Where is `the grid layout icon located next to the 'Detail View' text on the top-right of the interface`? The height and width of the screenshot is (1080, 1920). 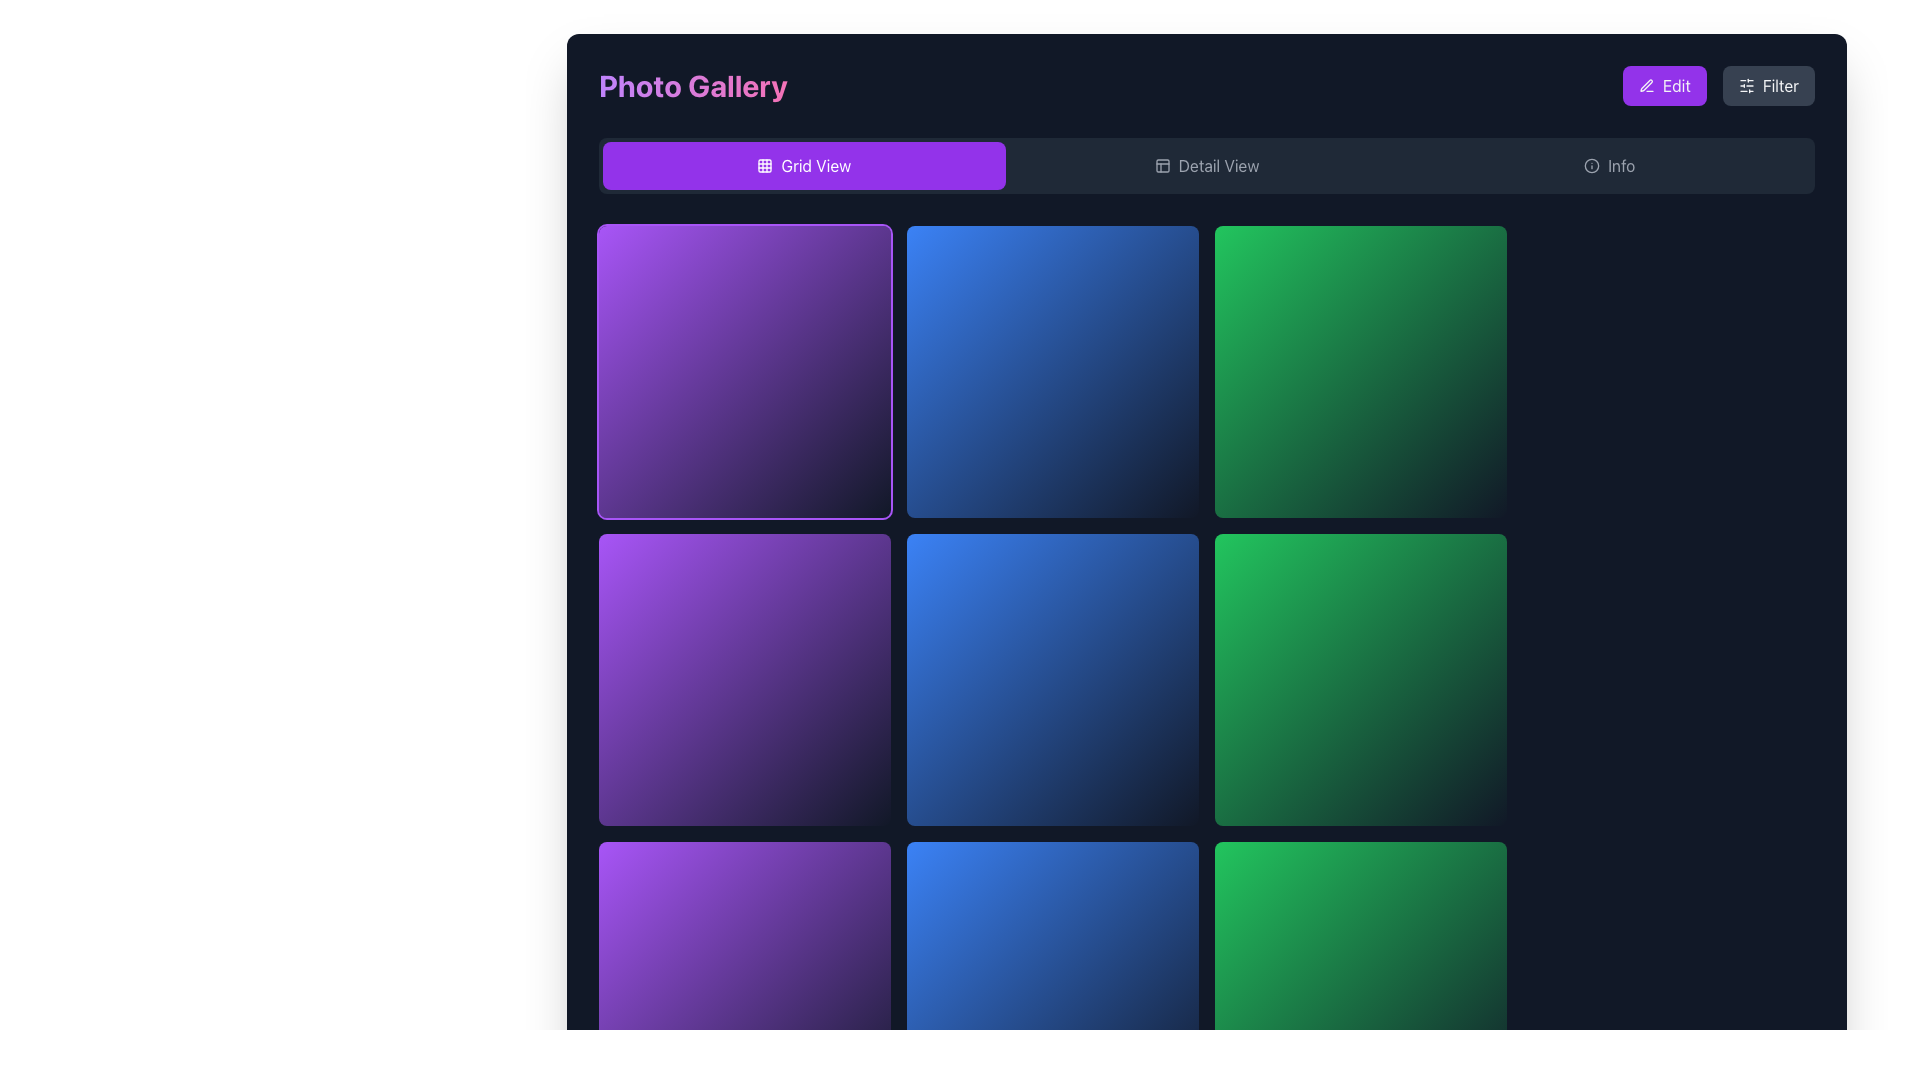 the grid layout icon located next to the 'Detail View' text on the top-right of the interface is located at coordinates (1162, 164).